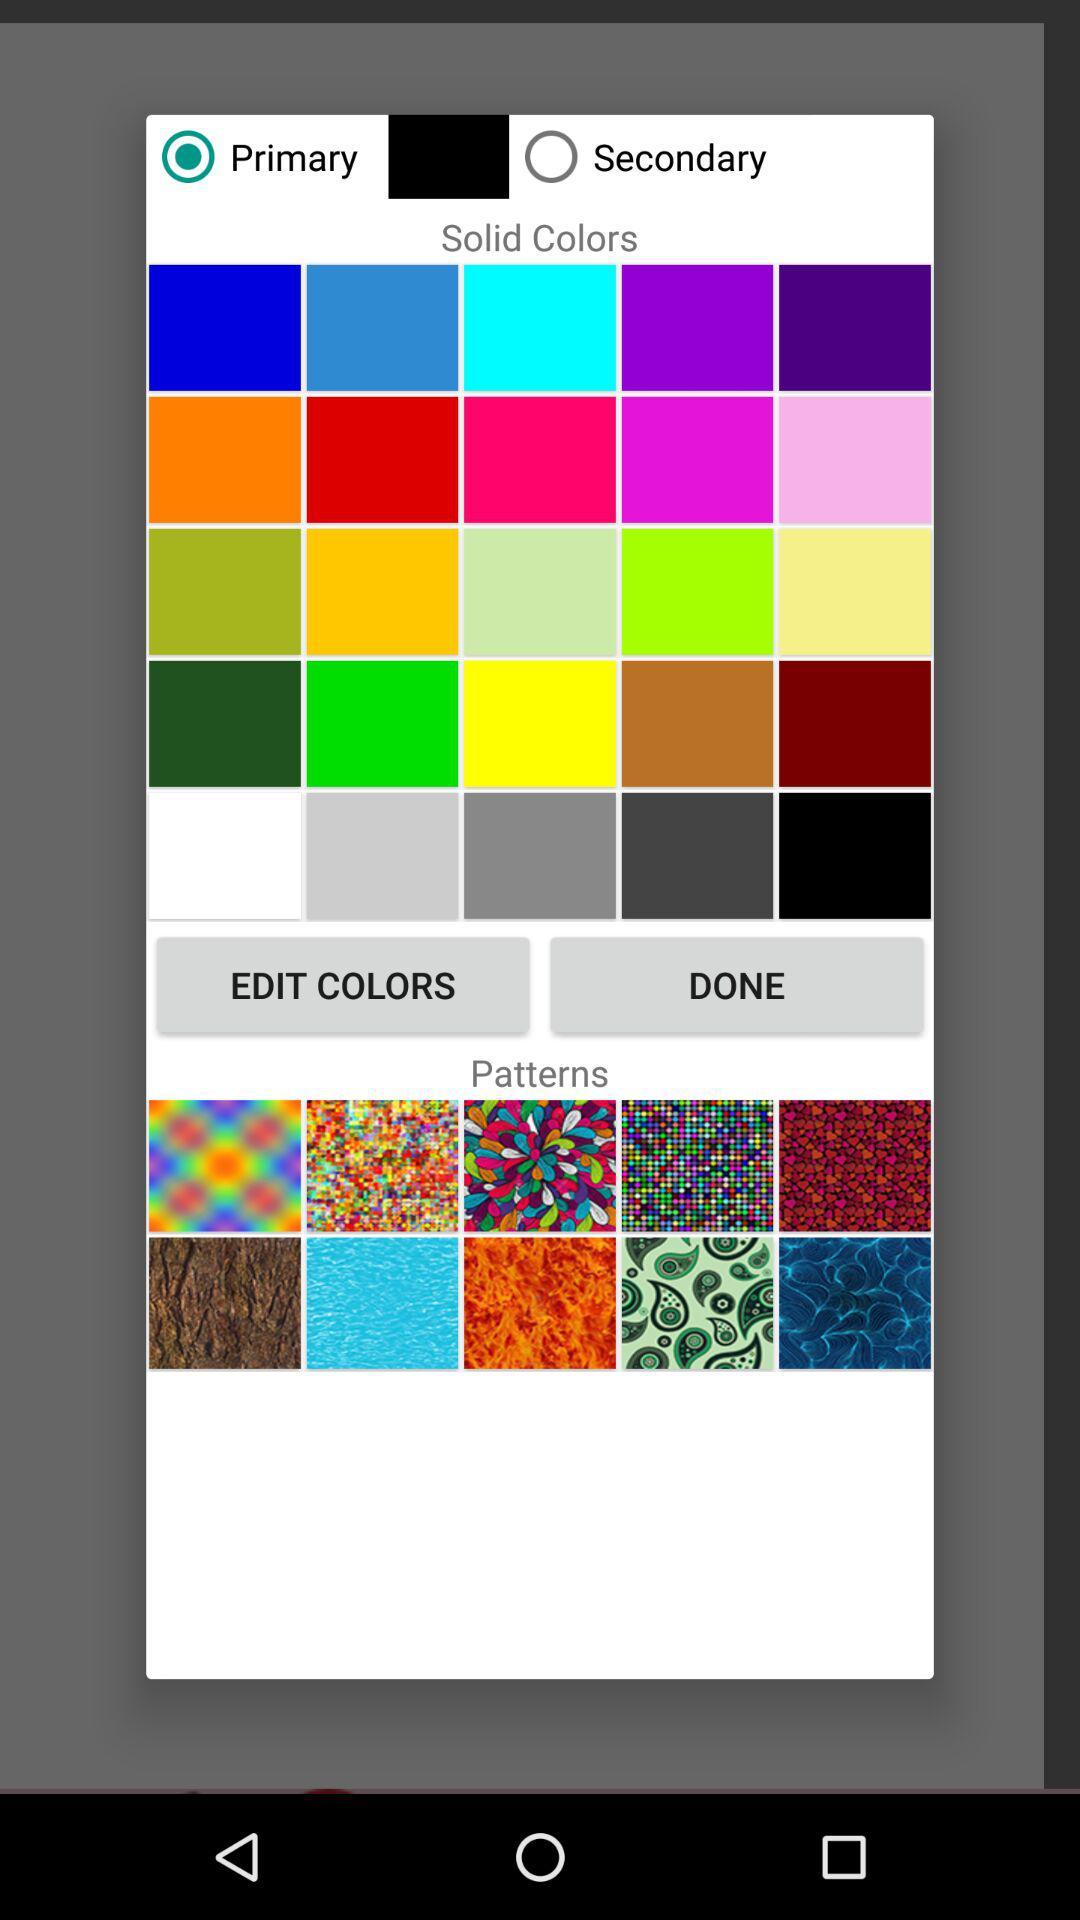  Describe the element at coordinates (540, 458) in the screenshot. I see `orange box flashing for selecting color` at that location.